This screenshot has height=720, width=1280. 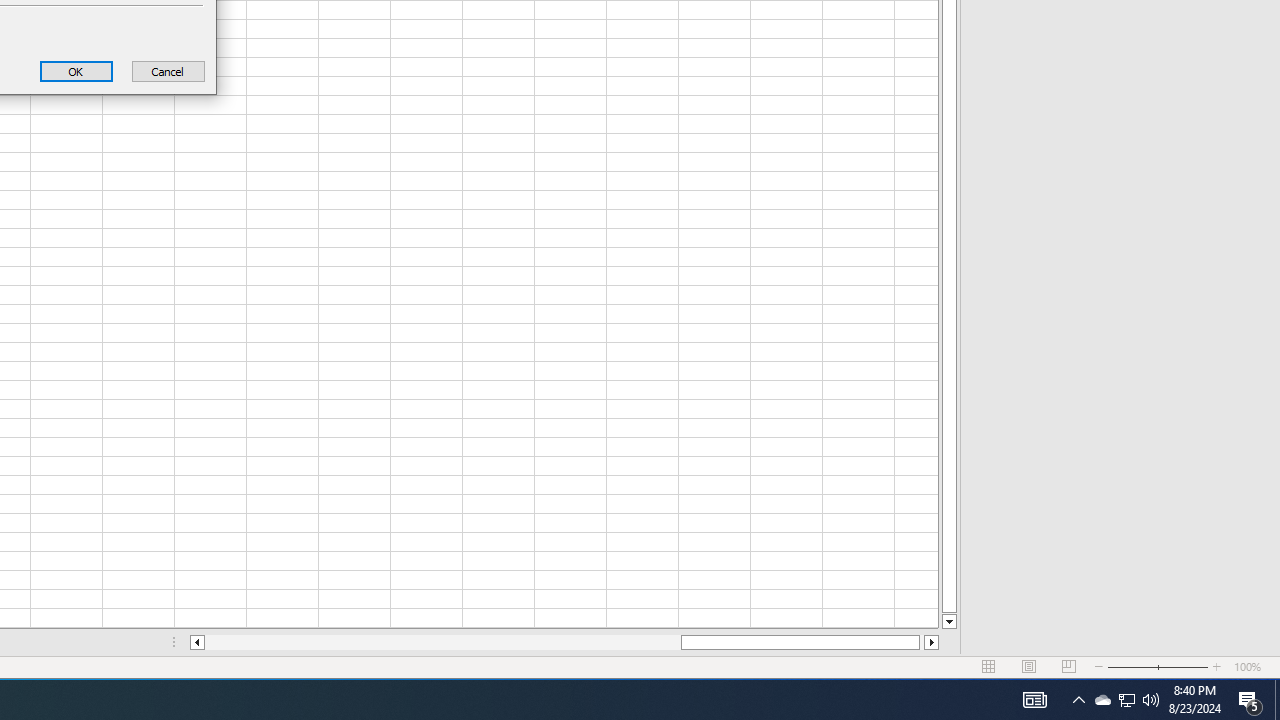 I want to click on 'Action Center, 5 new notifications', so click(x=1276, y=698).